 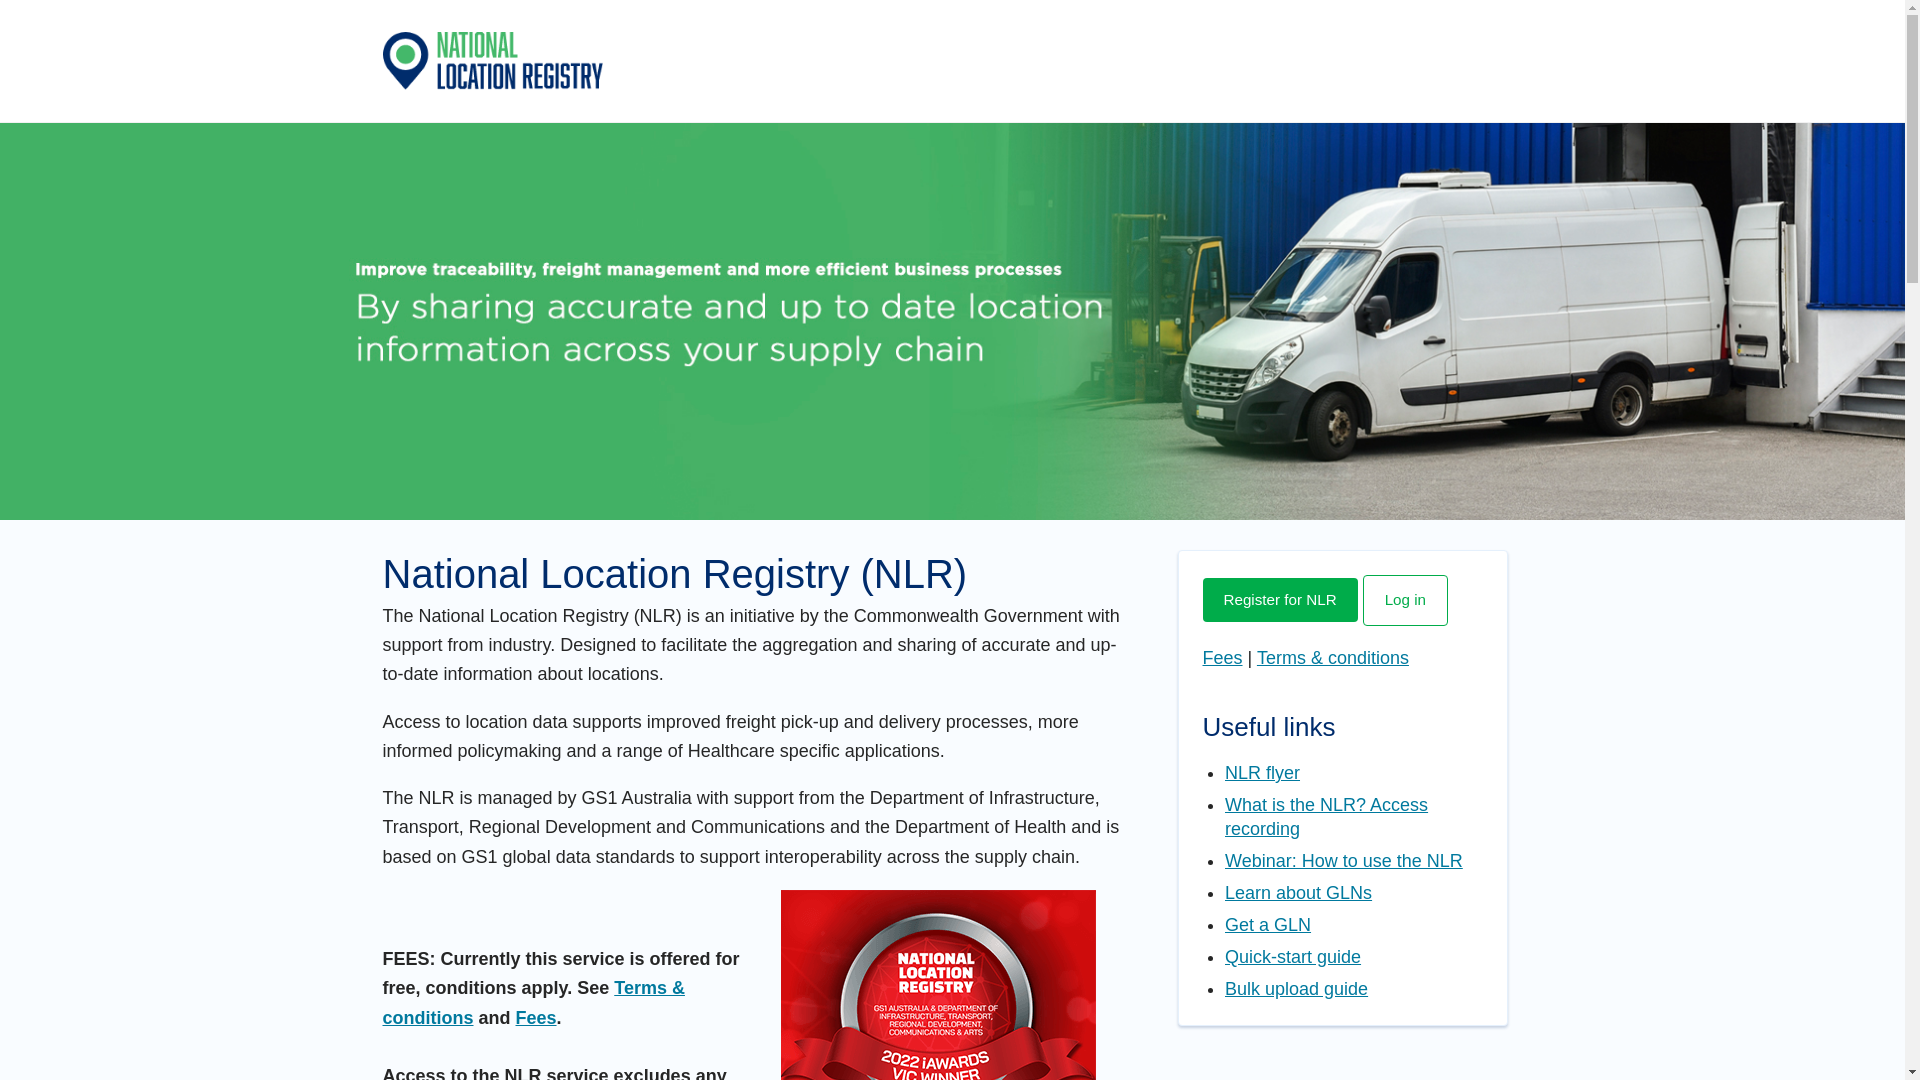 I want to click on 'Fees', so click(x=1221, y=658).